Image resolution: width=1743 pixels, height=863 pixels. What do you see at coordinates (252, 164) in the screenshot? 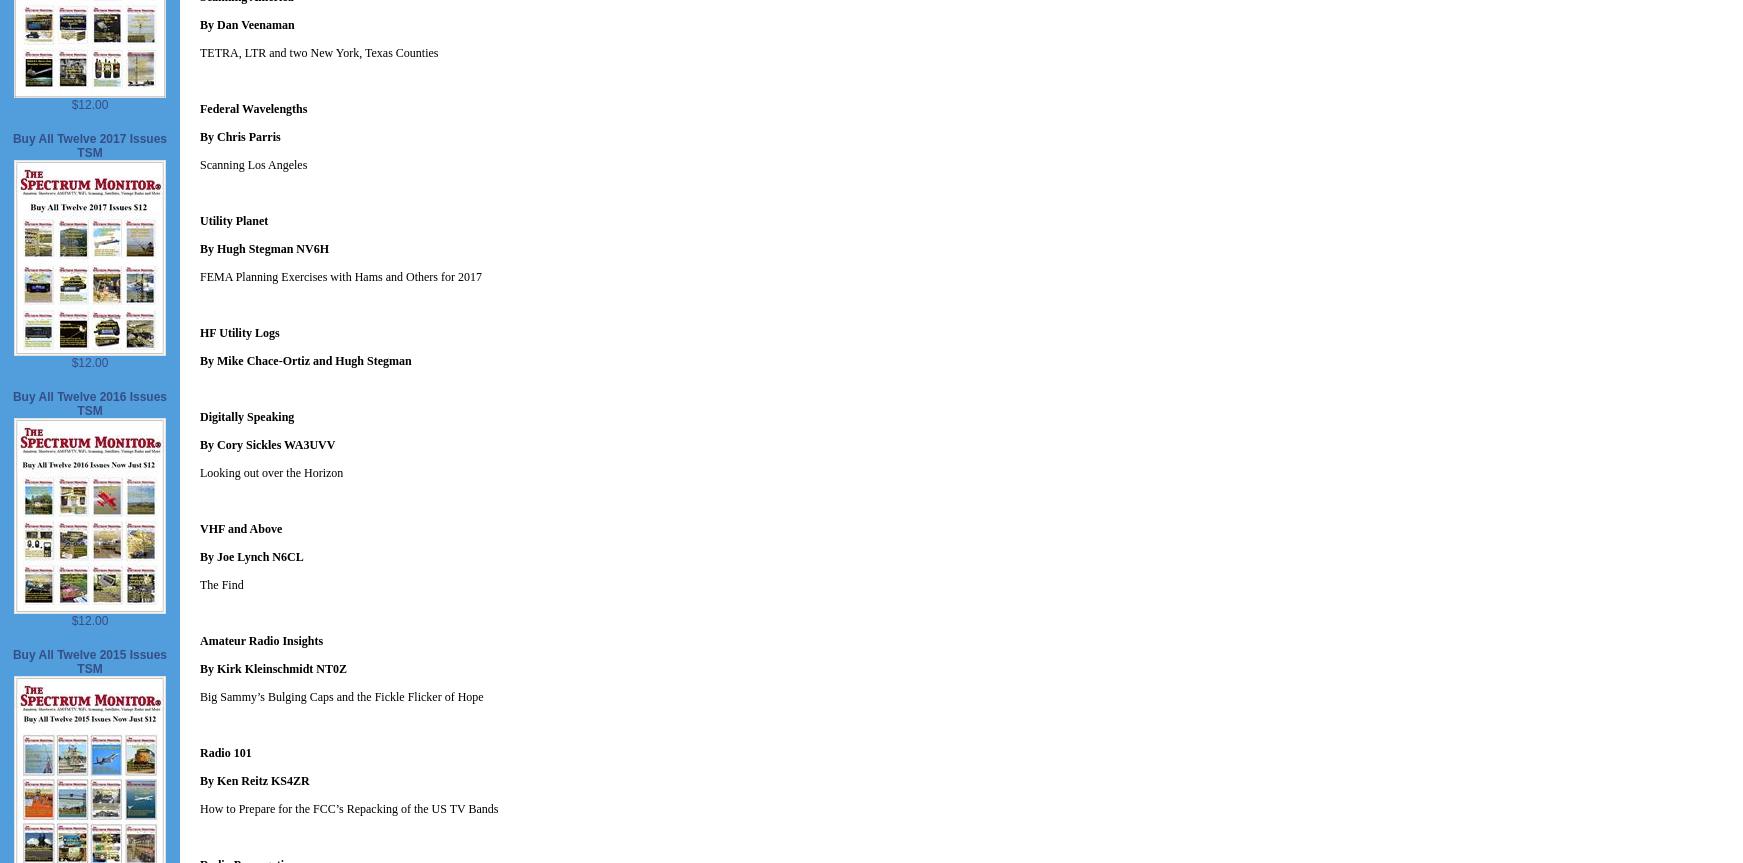
I see `'Scanning
Los Angeles'` at bounding box center [252, 164].